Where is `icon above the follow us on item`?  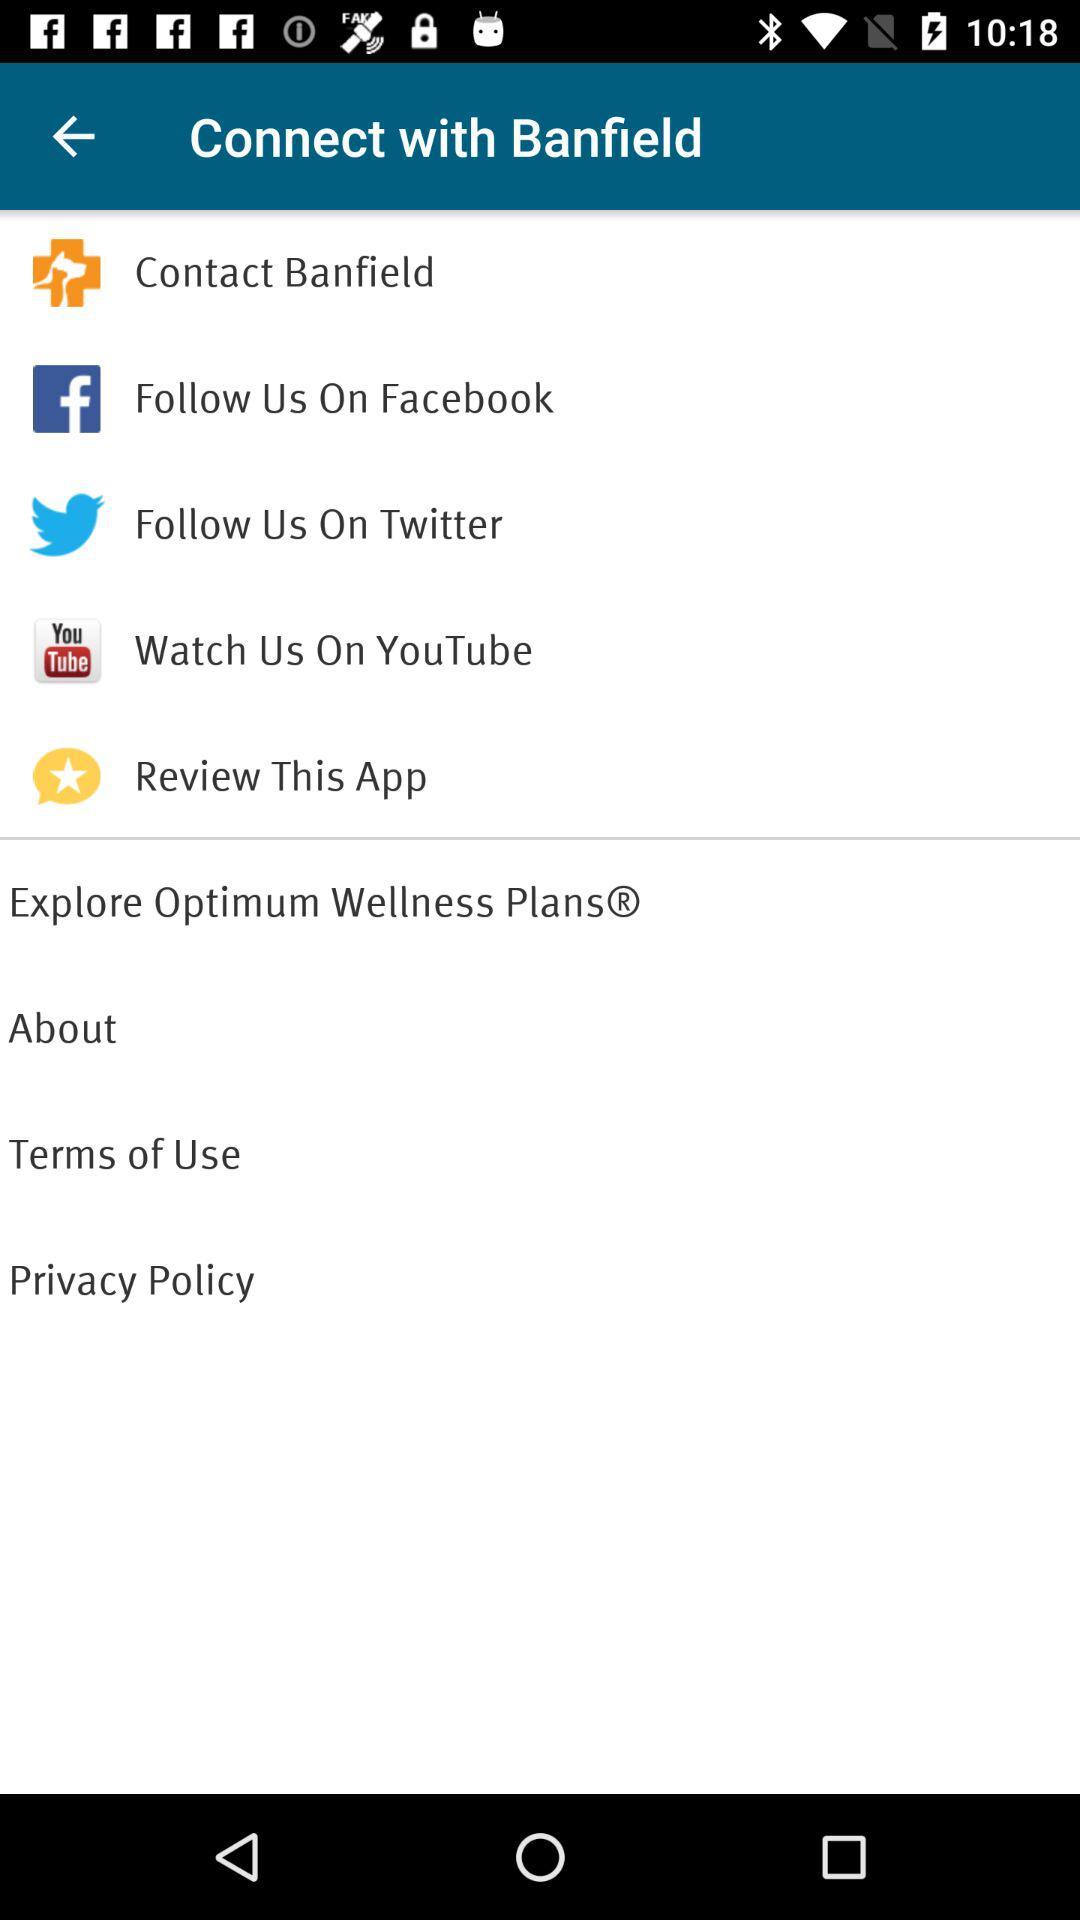 icon above the follow us on item is located at coordinates (601, 272).